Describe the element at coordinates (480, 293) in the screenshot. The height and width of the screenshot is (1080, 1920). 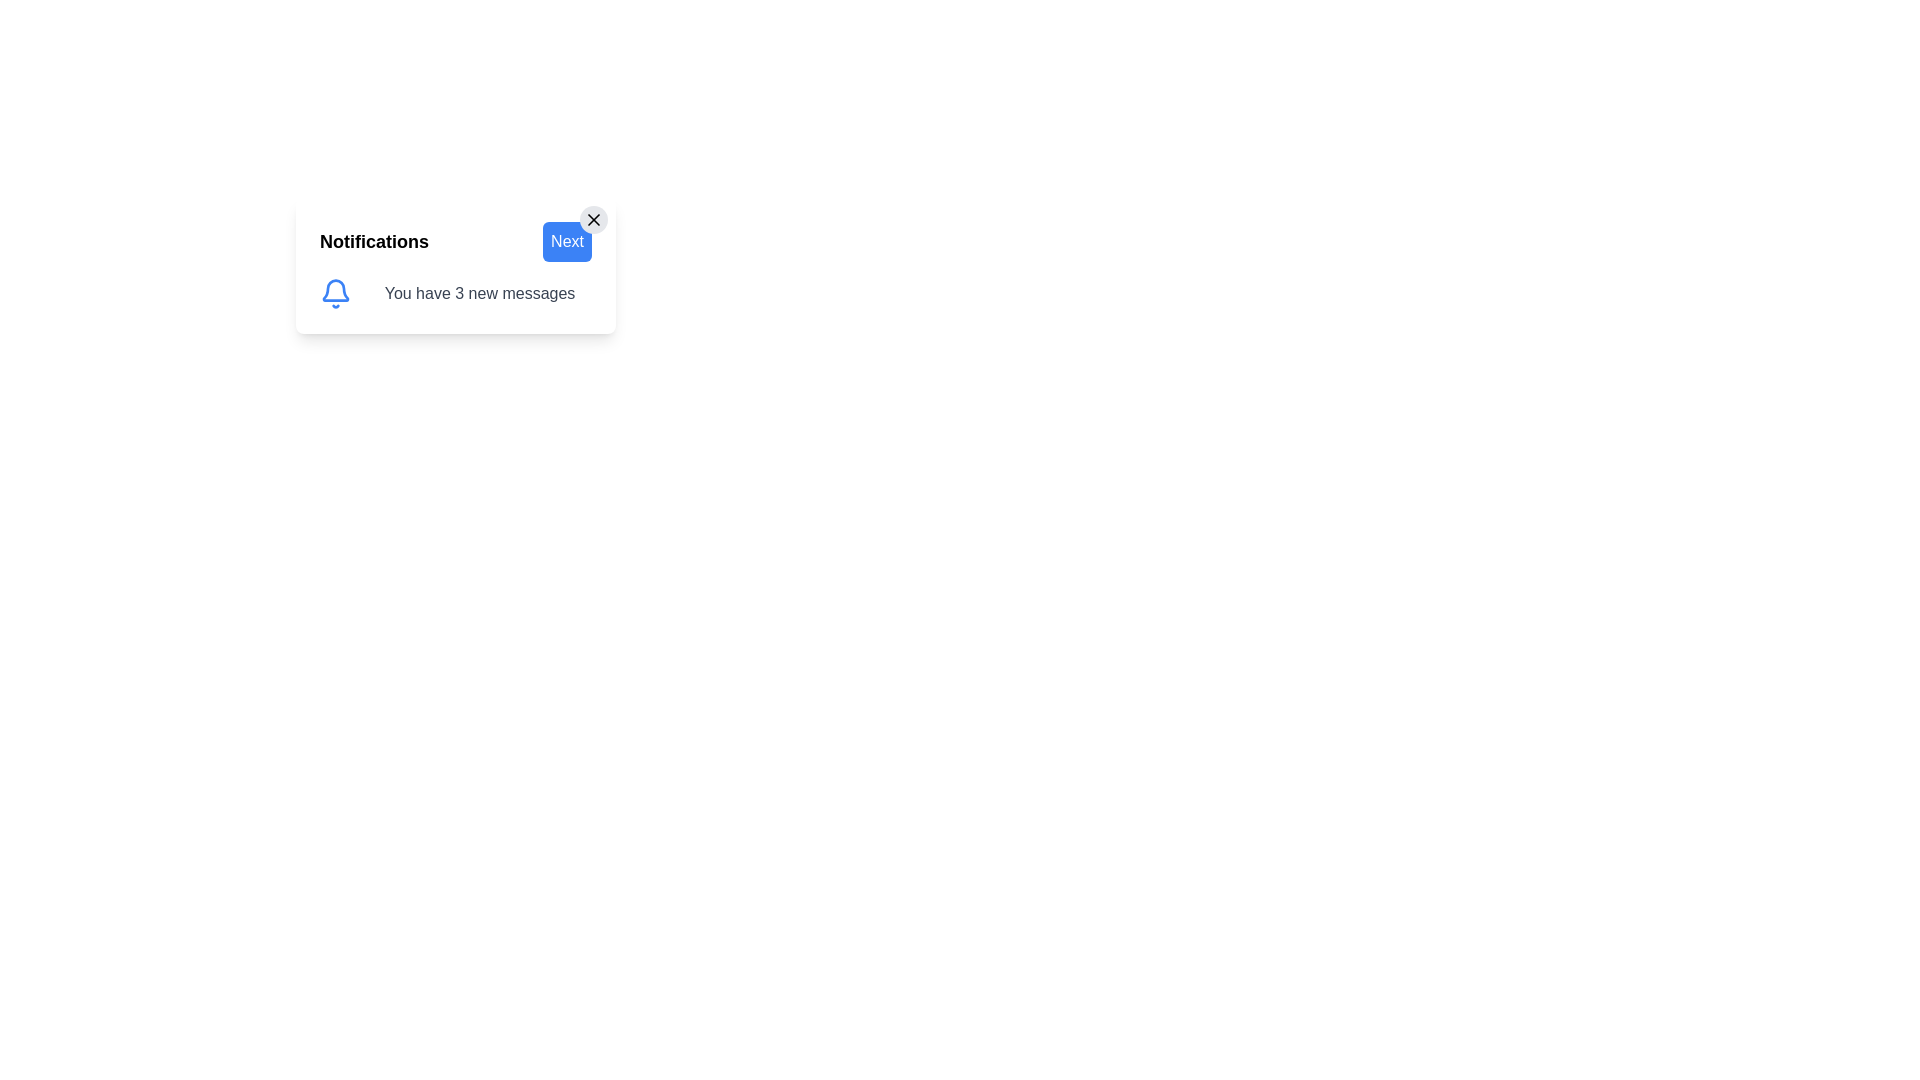
I see `message displayed in the gray text label that says 'You have 3 new messages', located on a white card interface near the notification bell icon` at that location.